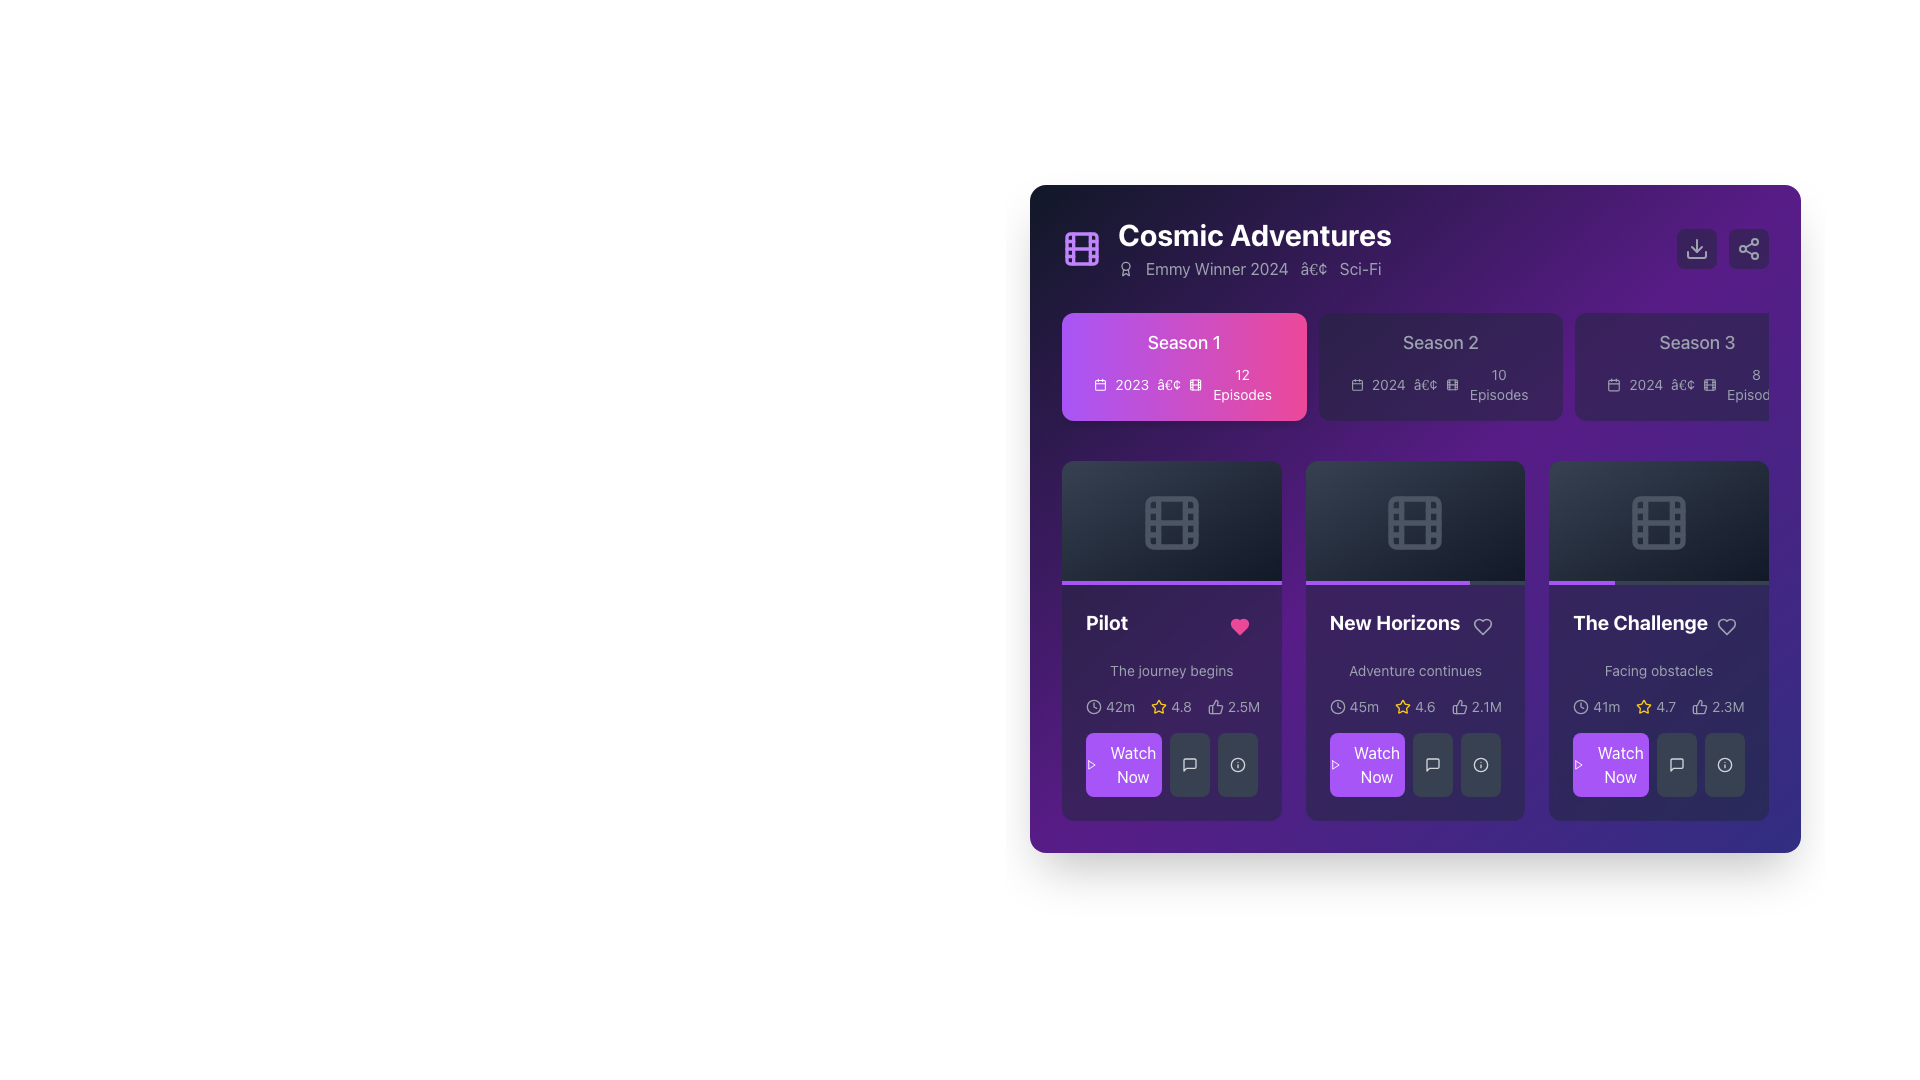 This screenshot has height=1080, width=1920. I want to click on the circled info icon button located at the bottom-right corner of the fourth card labeled 'The Challenge', so click(1723, 763).